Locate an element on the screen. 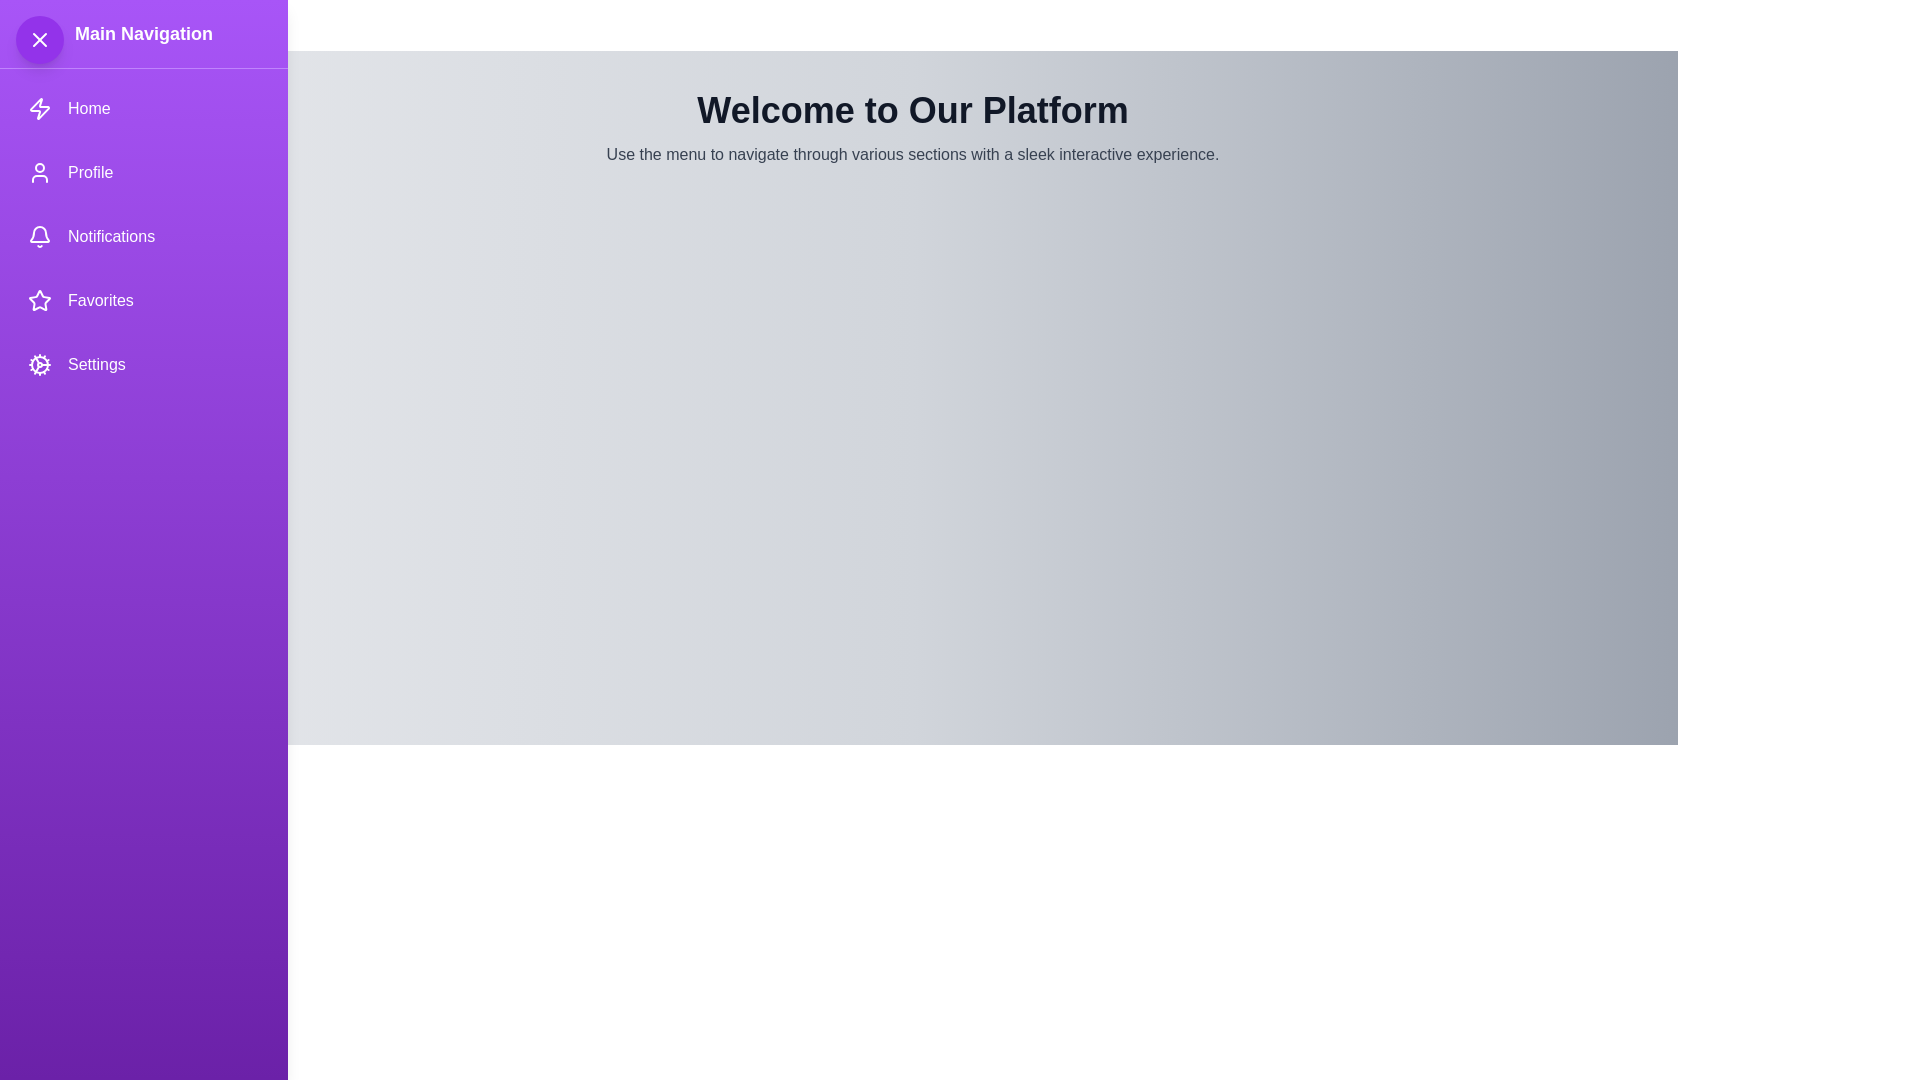 The image size is (1920, 1080). the navigation item Profile to trigger its action is located at coordinates (143, 172).